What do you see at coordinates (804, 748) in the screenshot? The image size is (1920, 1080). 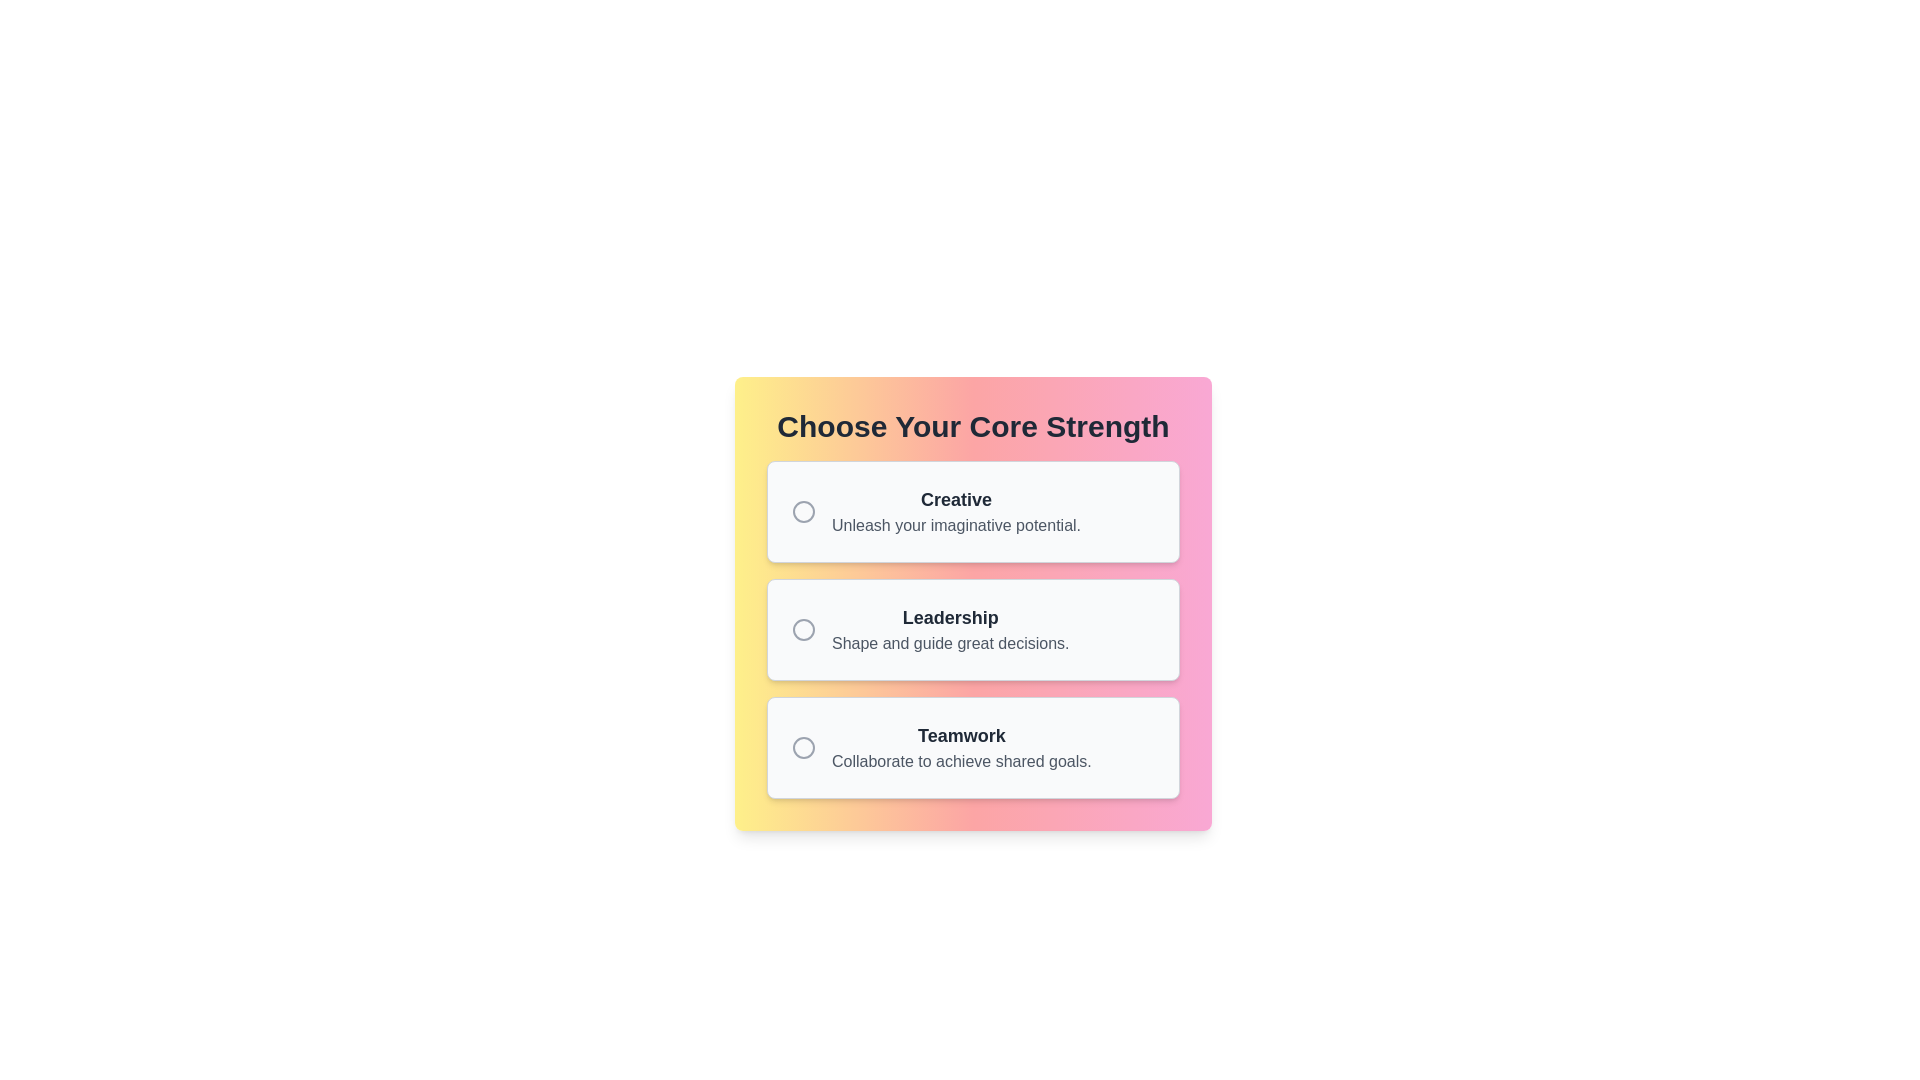 I see `the circular radio button positioned to the left of the text 'Teamwork Collaborate to achieve shared goals'` at bounding box center [804, 748].